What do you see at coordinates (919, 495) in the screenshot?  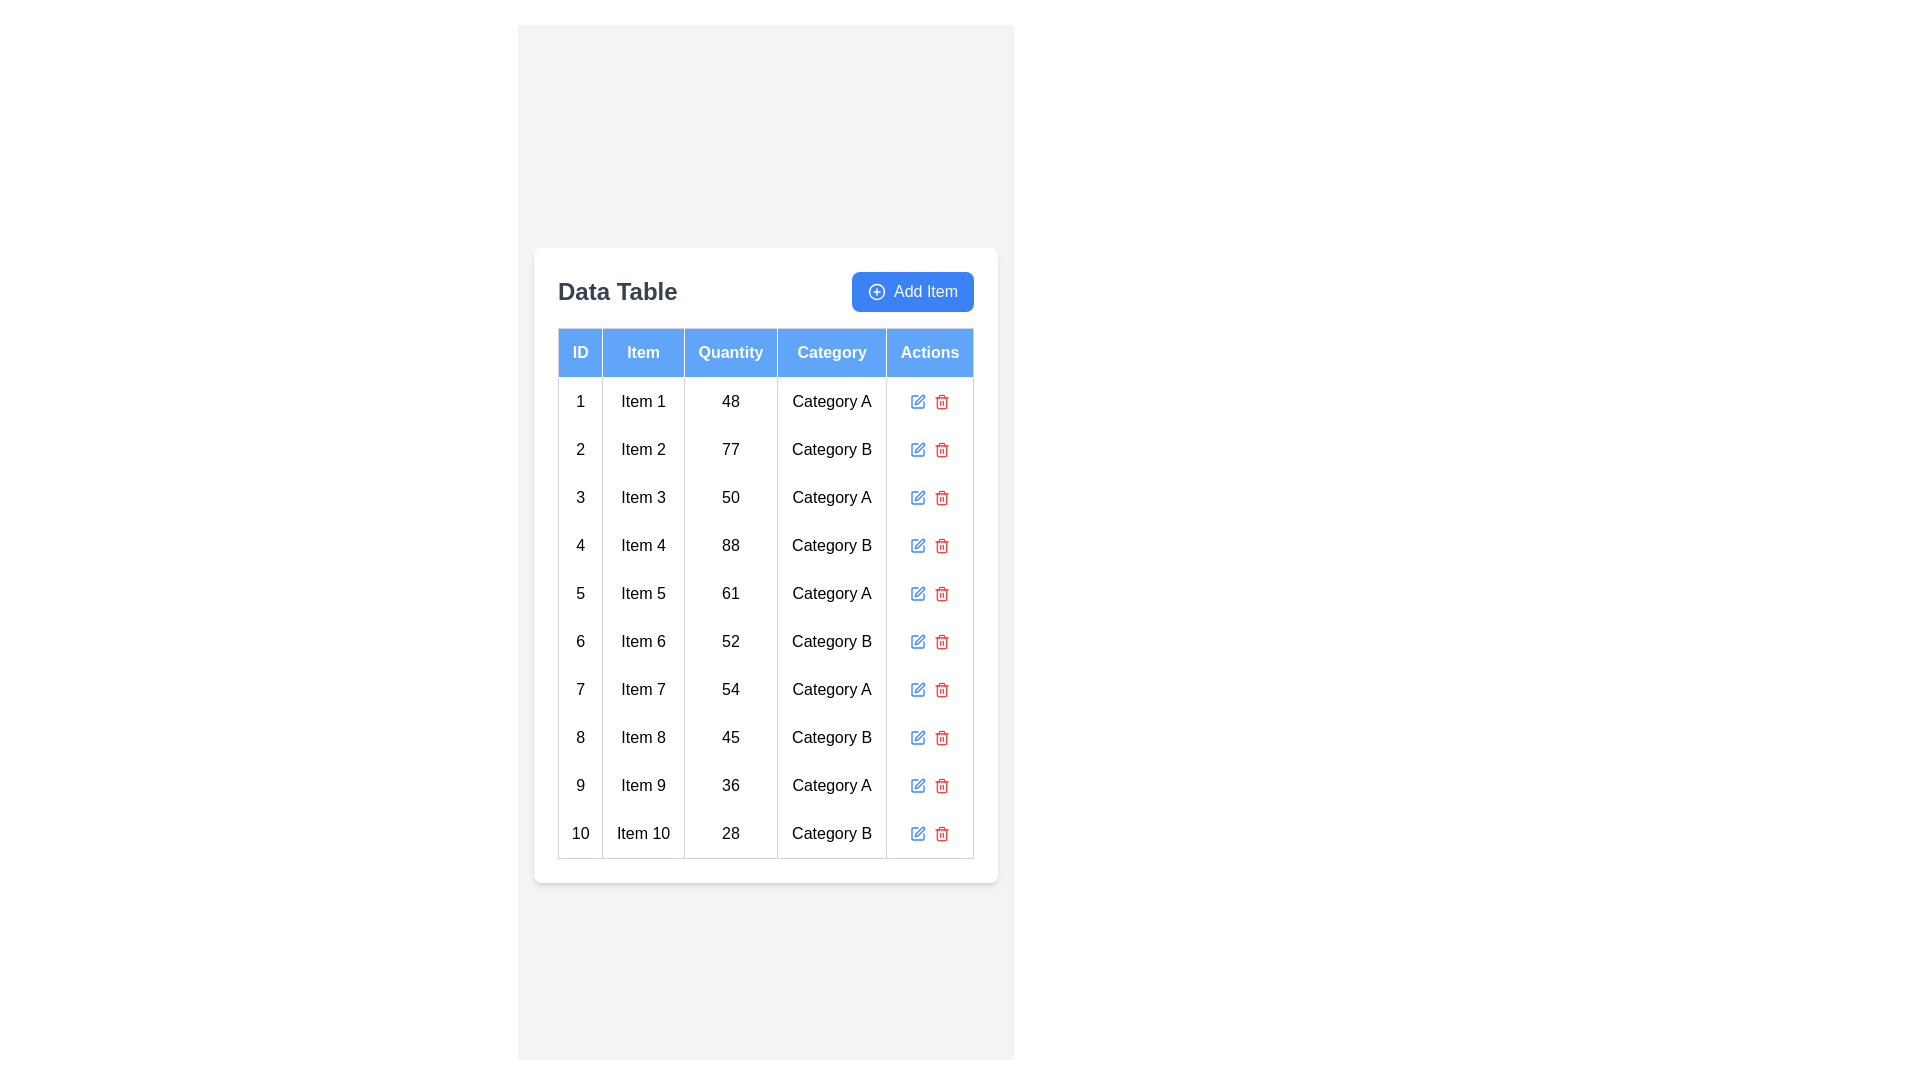 I see `the 'Edit' button located in the 'Actions' column of the data table, which is the first icon to the left of the red trash bin icon` at bounding box center [919, 495].